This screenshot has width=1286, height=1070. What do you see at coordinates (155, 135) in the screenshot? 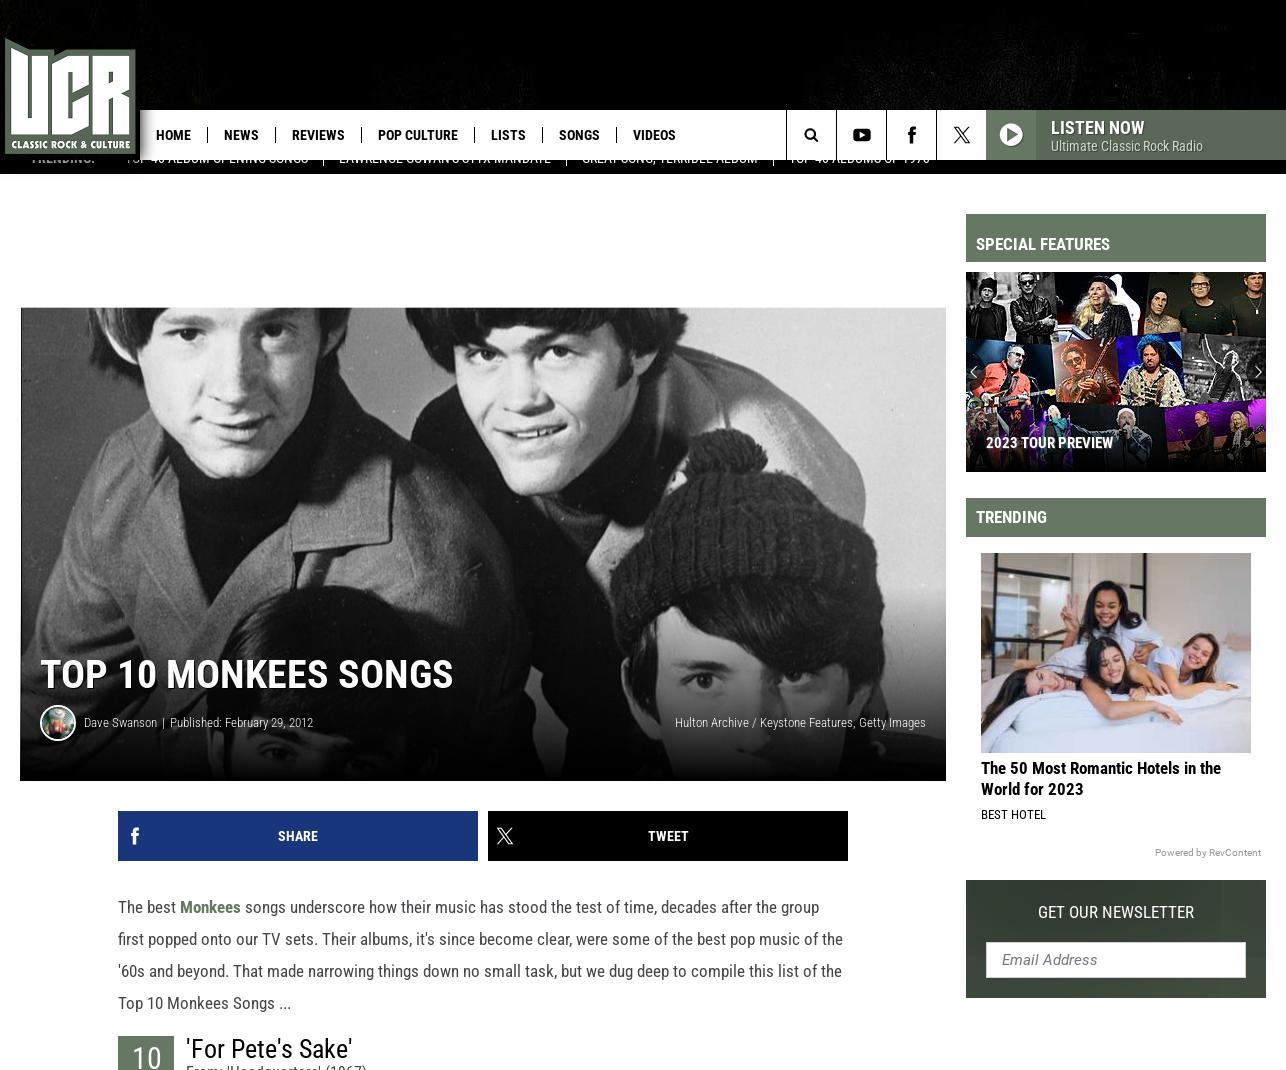
I see `'Home'` at bounding box center [155, 135].